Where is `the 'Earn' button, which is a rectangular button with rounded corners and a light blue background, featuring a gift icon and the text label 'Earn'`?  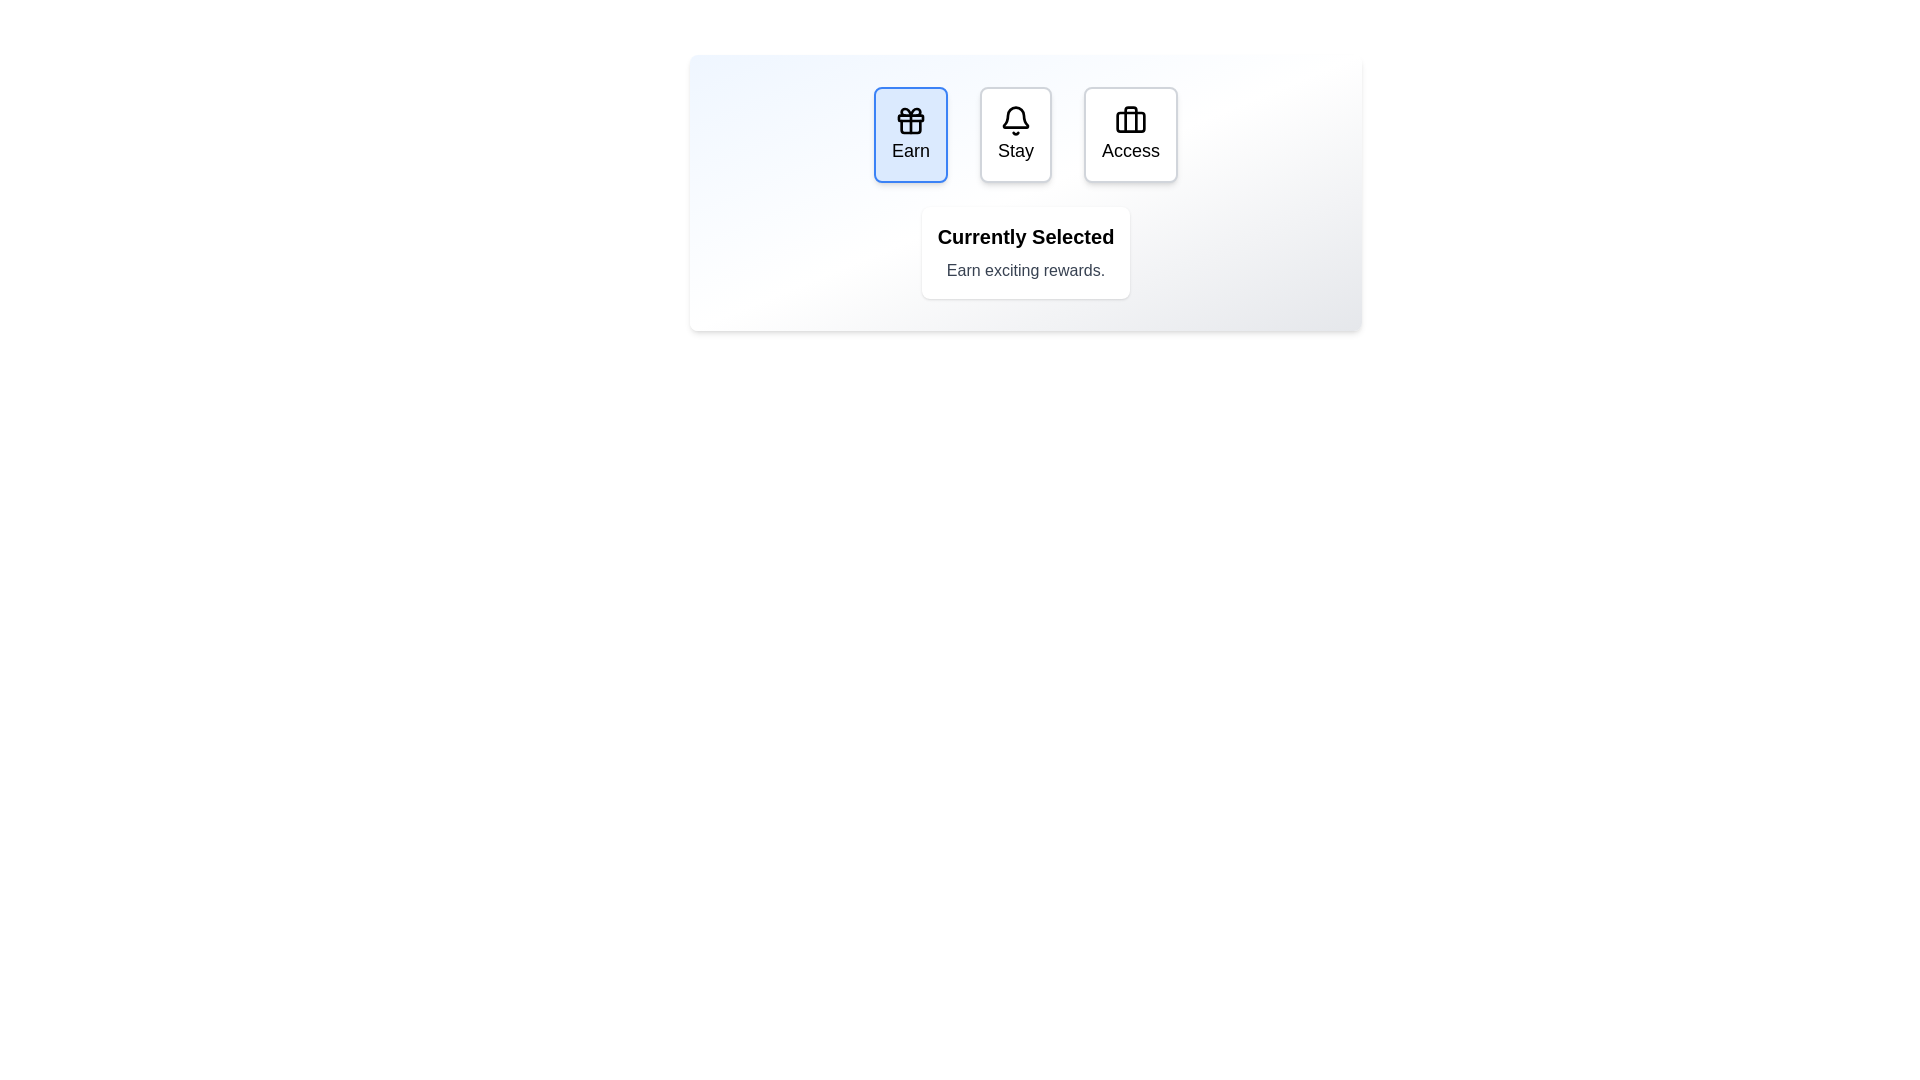
the 'Earn' button, which is a rectangular button with rounded corners and a light blue background, featuring a gift icon and the text label 'Earn' is located at coordinates (910, 135).